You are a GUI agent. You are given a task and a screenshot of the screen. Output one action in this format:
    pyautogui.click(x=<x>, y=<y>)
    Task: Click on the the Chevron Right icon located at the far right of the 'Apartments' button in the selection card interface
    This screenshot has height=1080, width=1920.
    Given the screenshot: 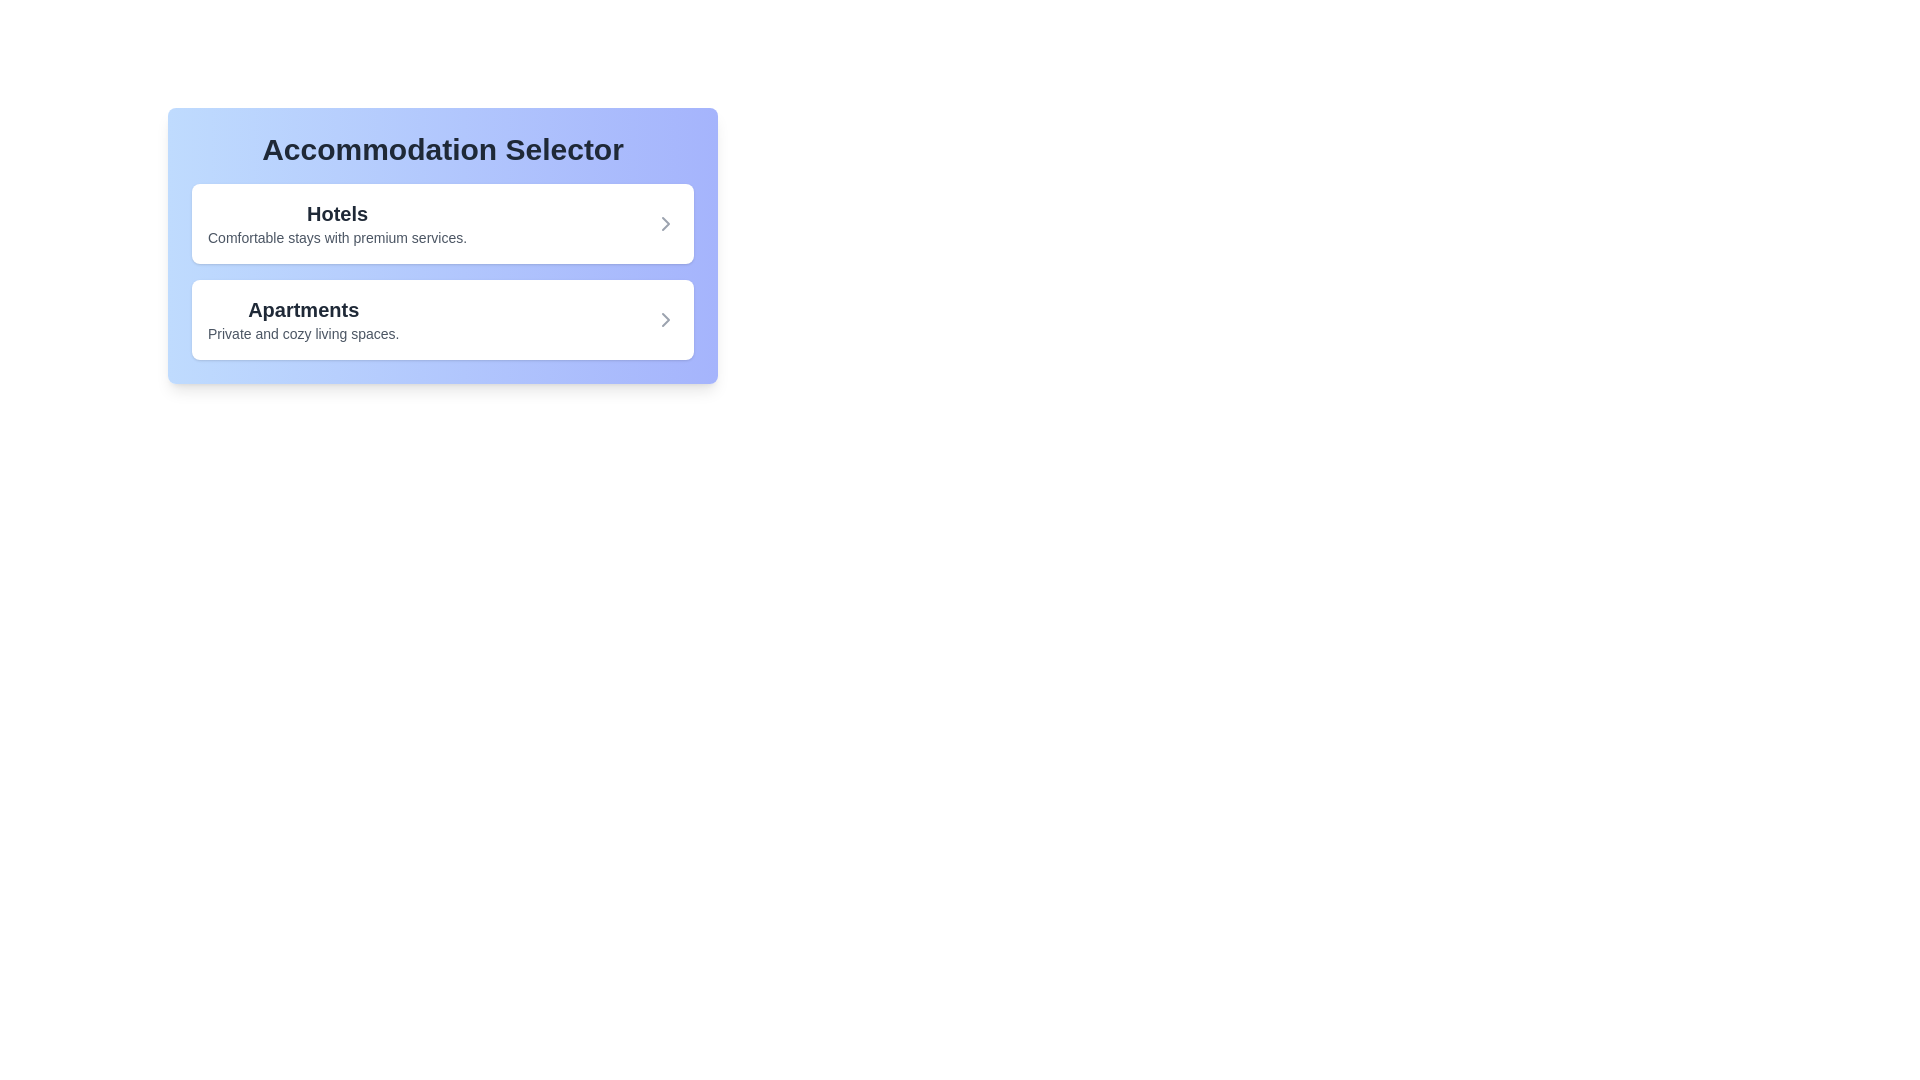 What is the action you would take?
    pyautogui.click(x=666, y=319)
    